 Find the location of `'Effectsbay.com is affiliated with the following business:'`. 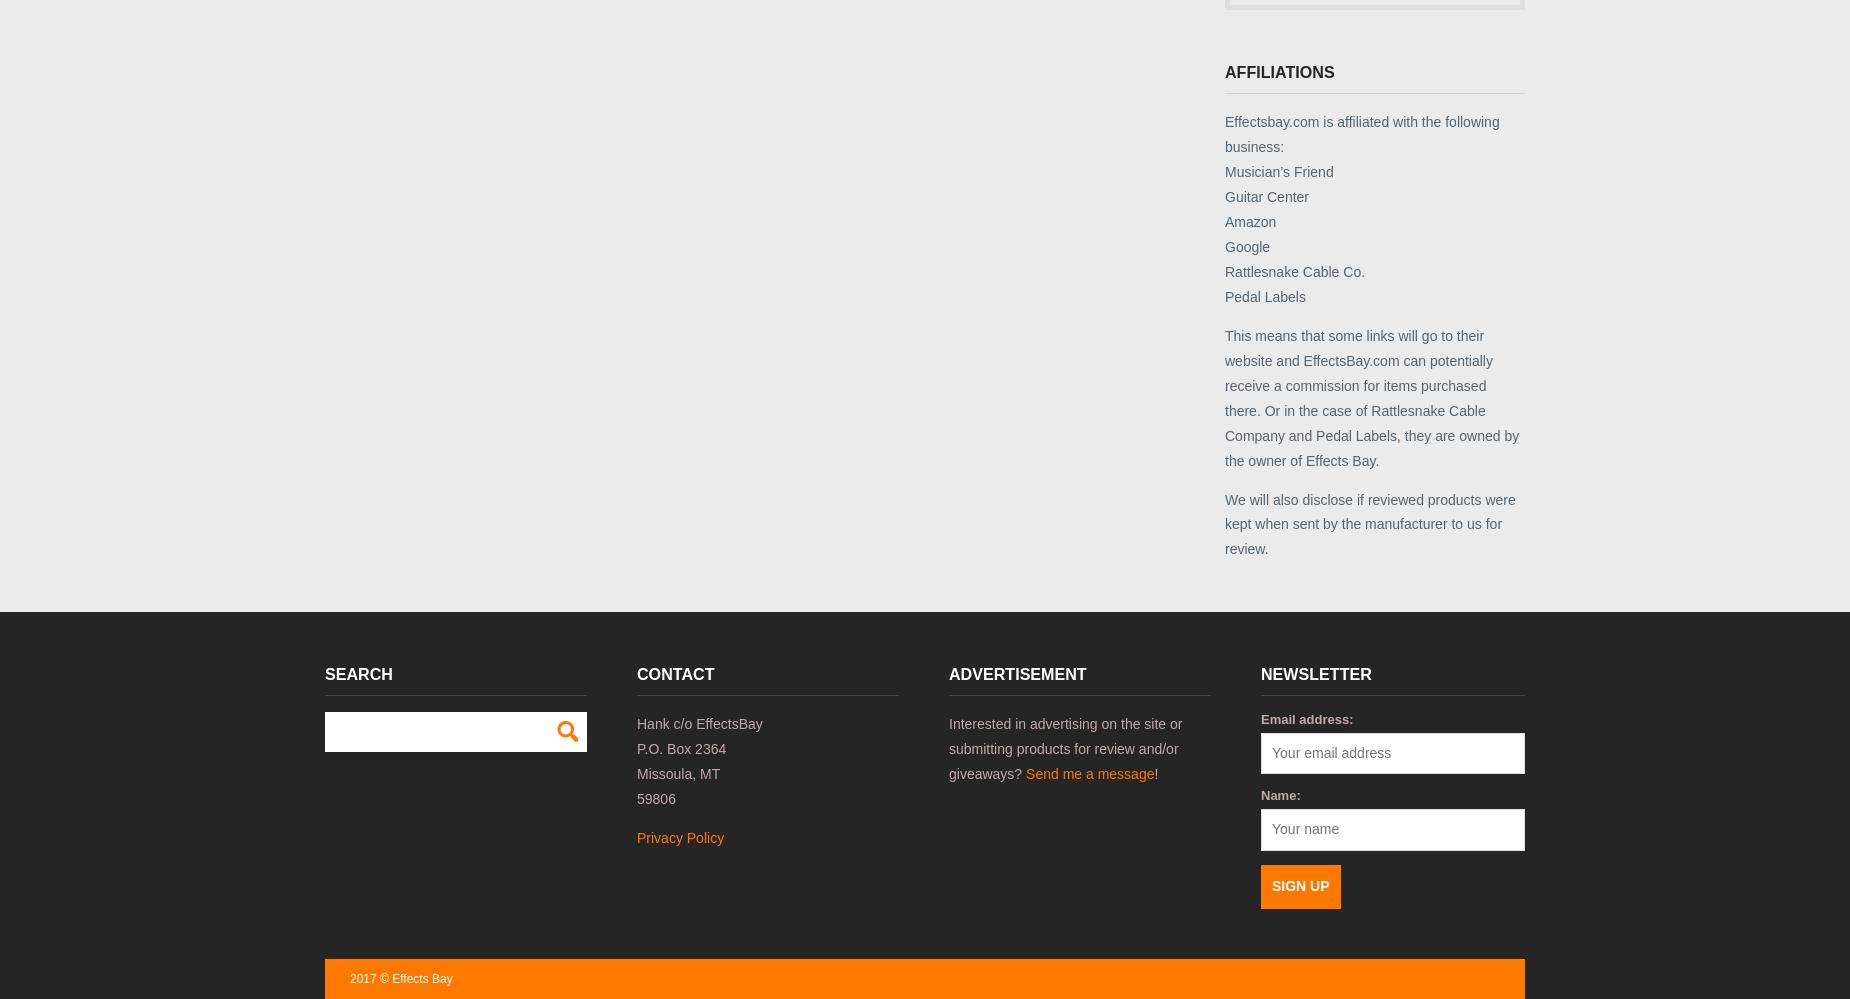

'Effectsbay.com is affiliated with the following business:' is located at coordinates (1360, 133).